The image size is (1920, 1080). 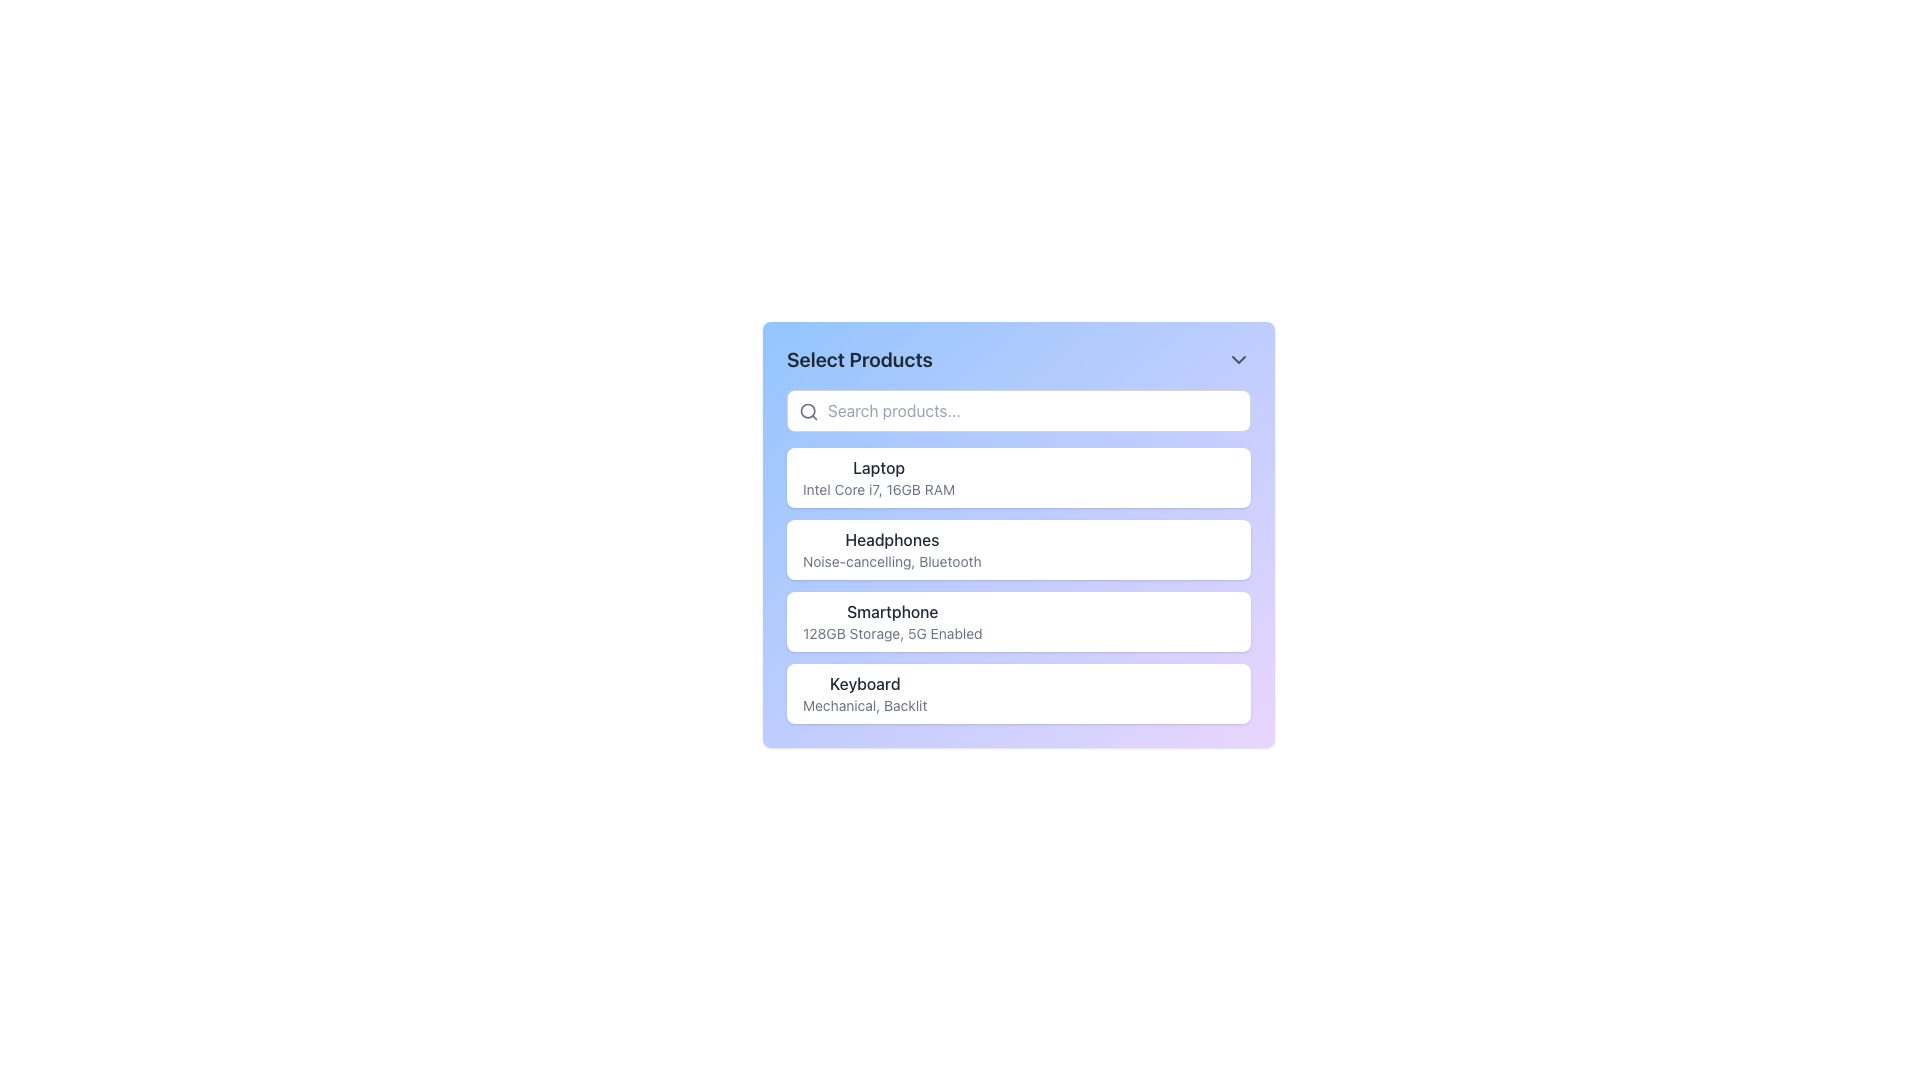 I want to click on the text label providing additional specifications related to the 'Keyboard' product, positioned below the 'Keyboard' title, so click(x=865, y=704).